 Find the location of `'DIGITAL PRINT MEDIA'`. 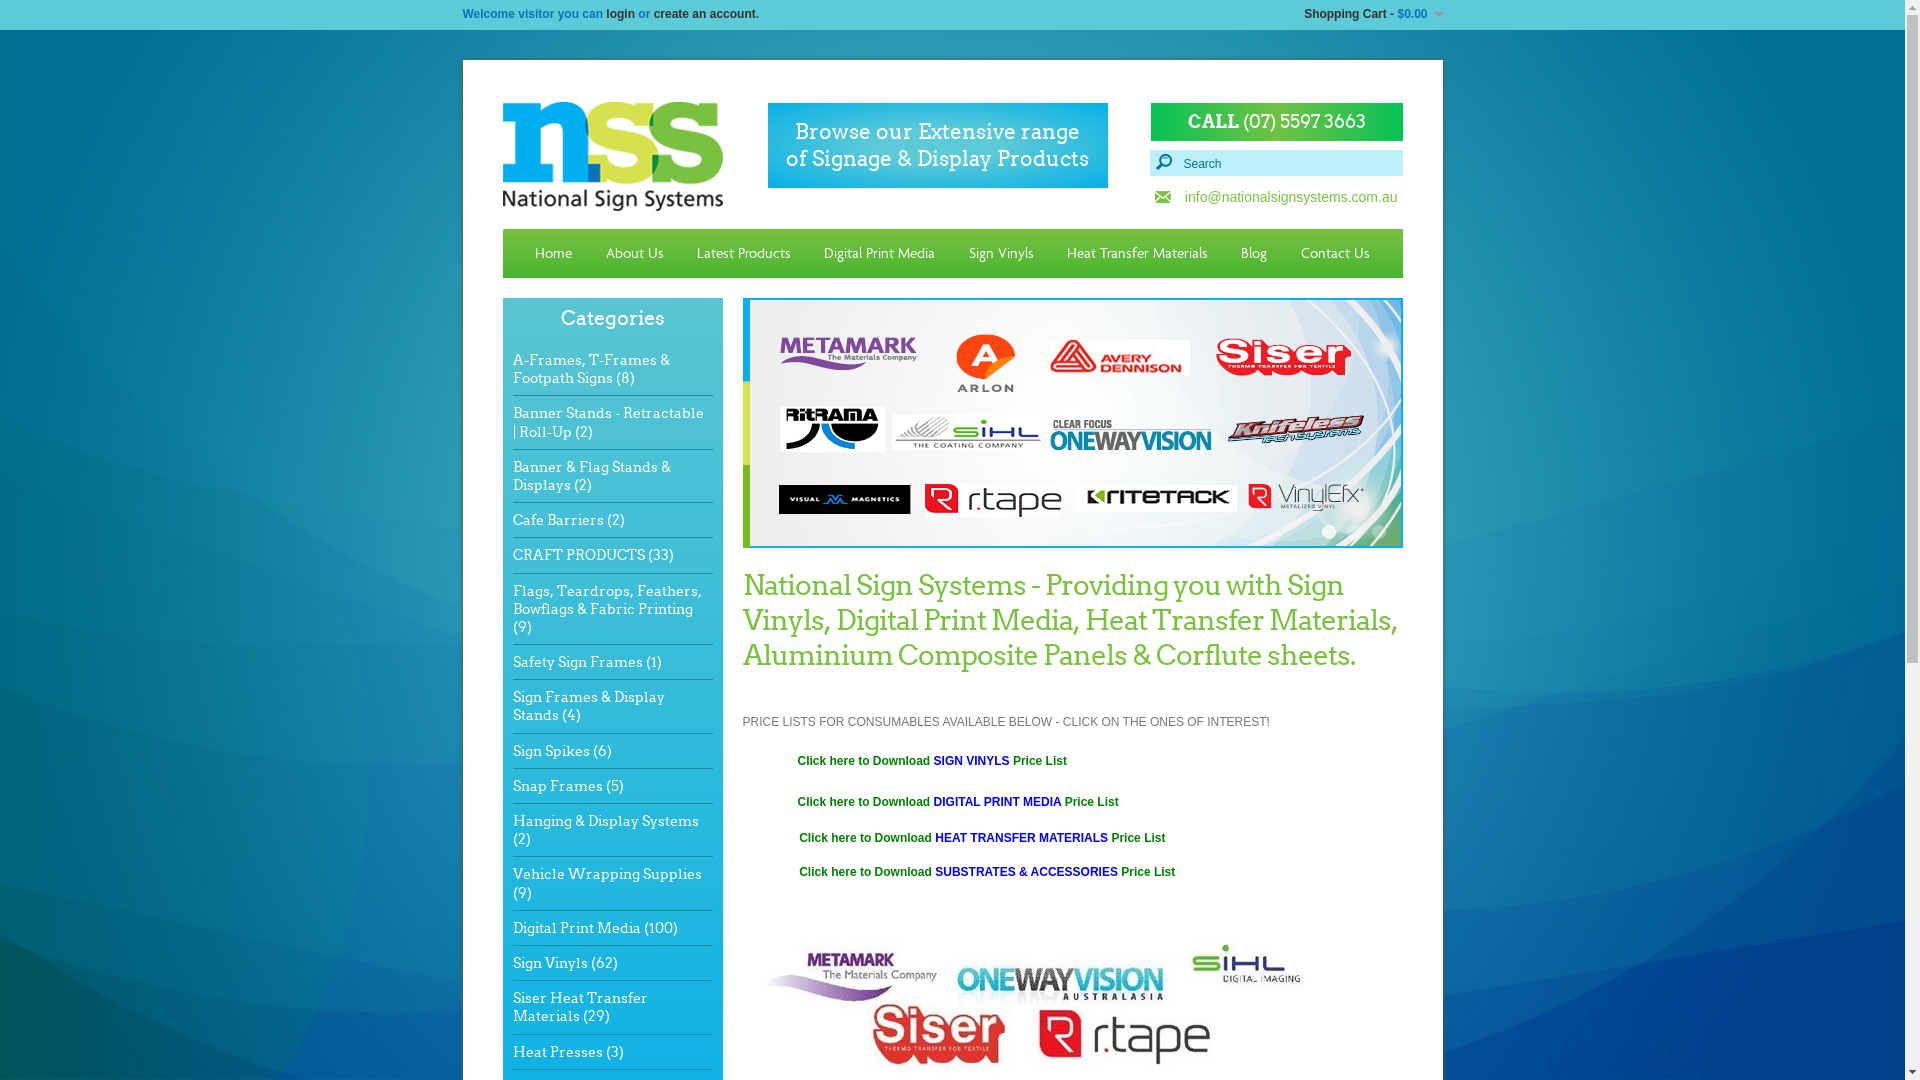

'DIGITAL PRINT MEDIA' is located at coordinates (929, 801).